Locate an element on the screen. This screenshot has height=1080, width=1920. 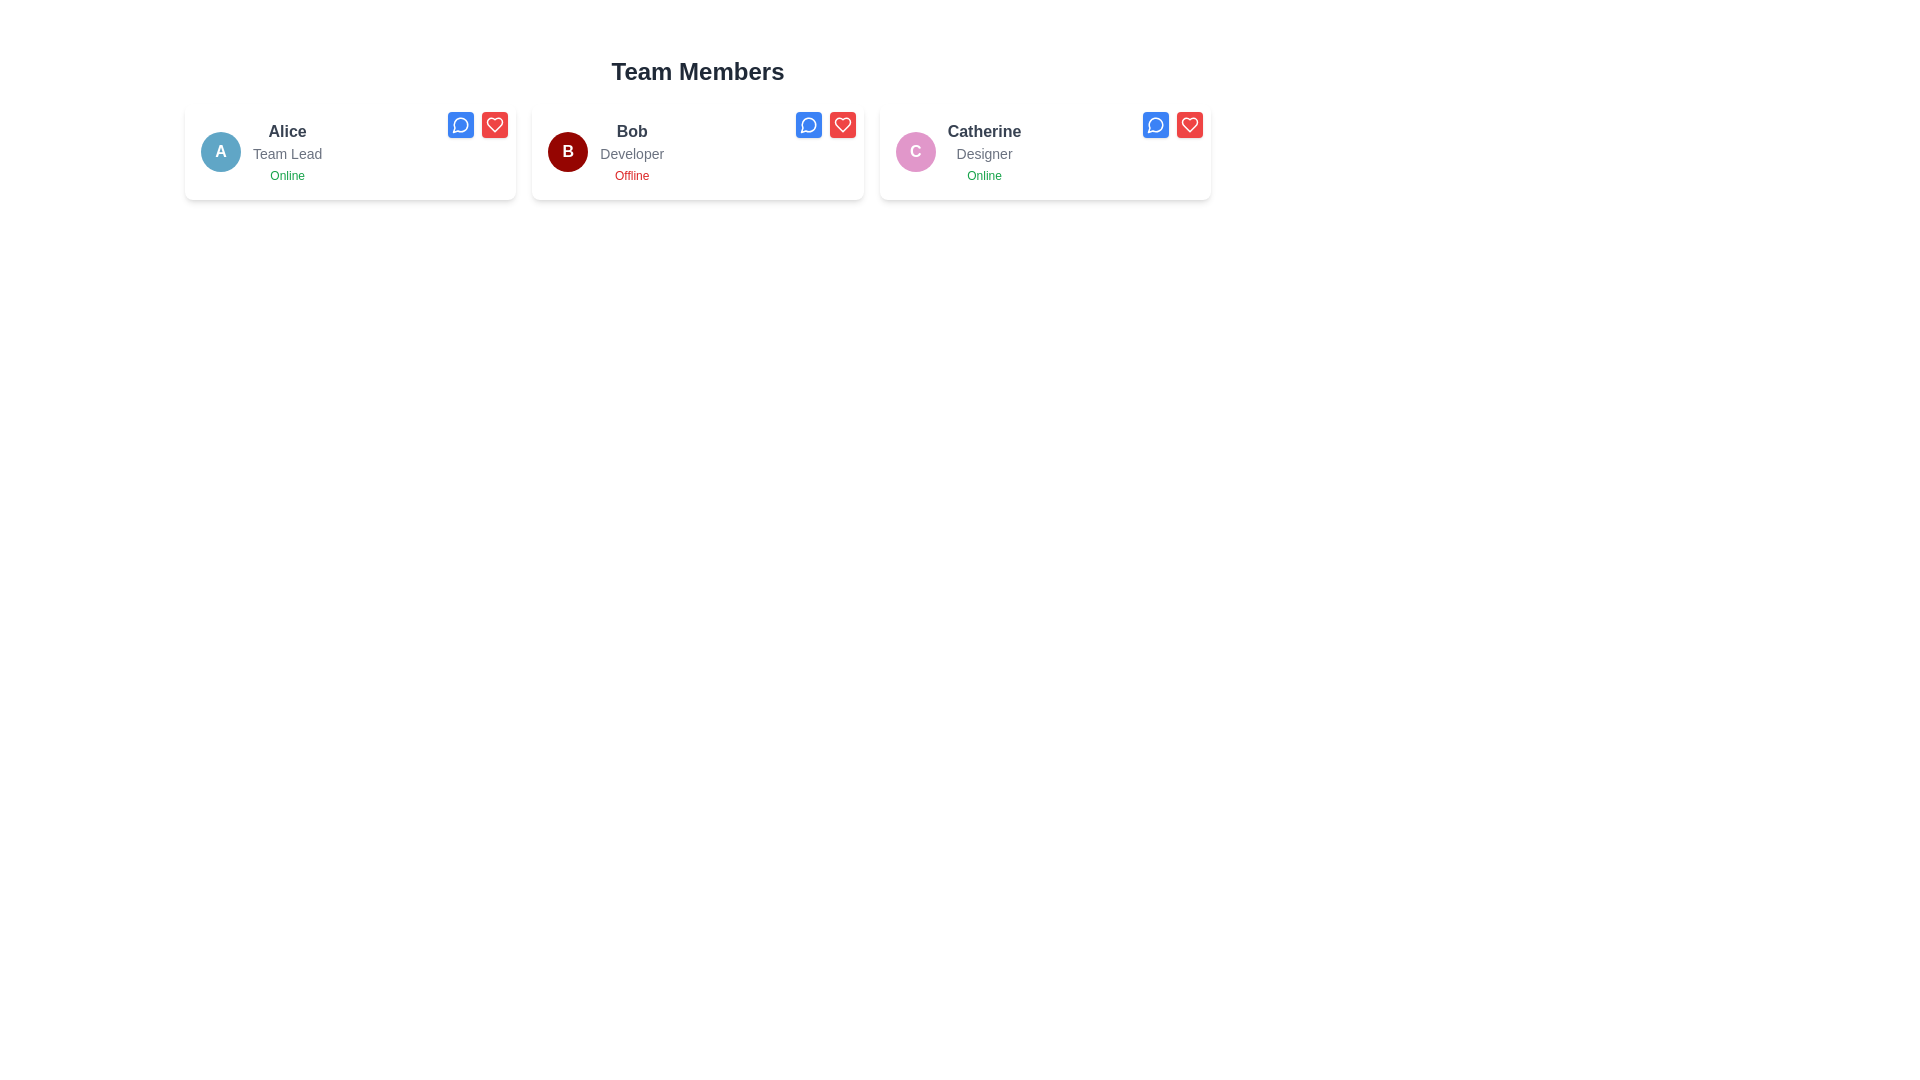
the speech bubble icon, which is a white circular outline on a blue background, located in the top right corner of Bob's profile card is located at coordinates (808, 124).